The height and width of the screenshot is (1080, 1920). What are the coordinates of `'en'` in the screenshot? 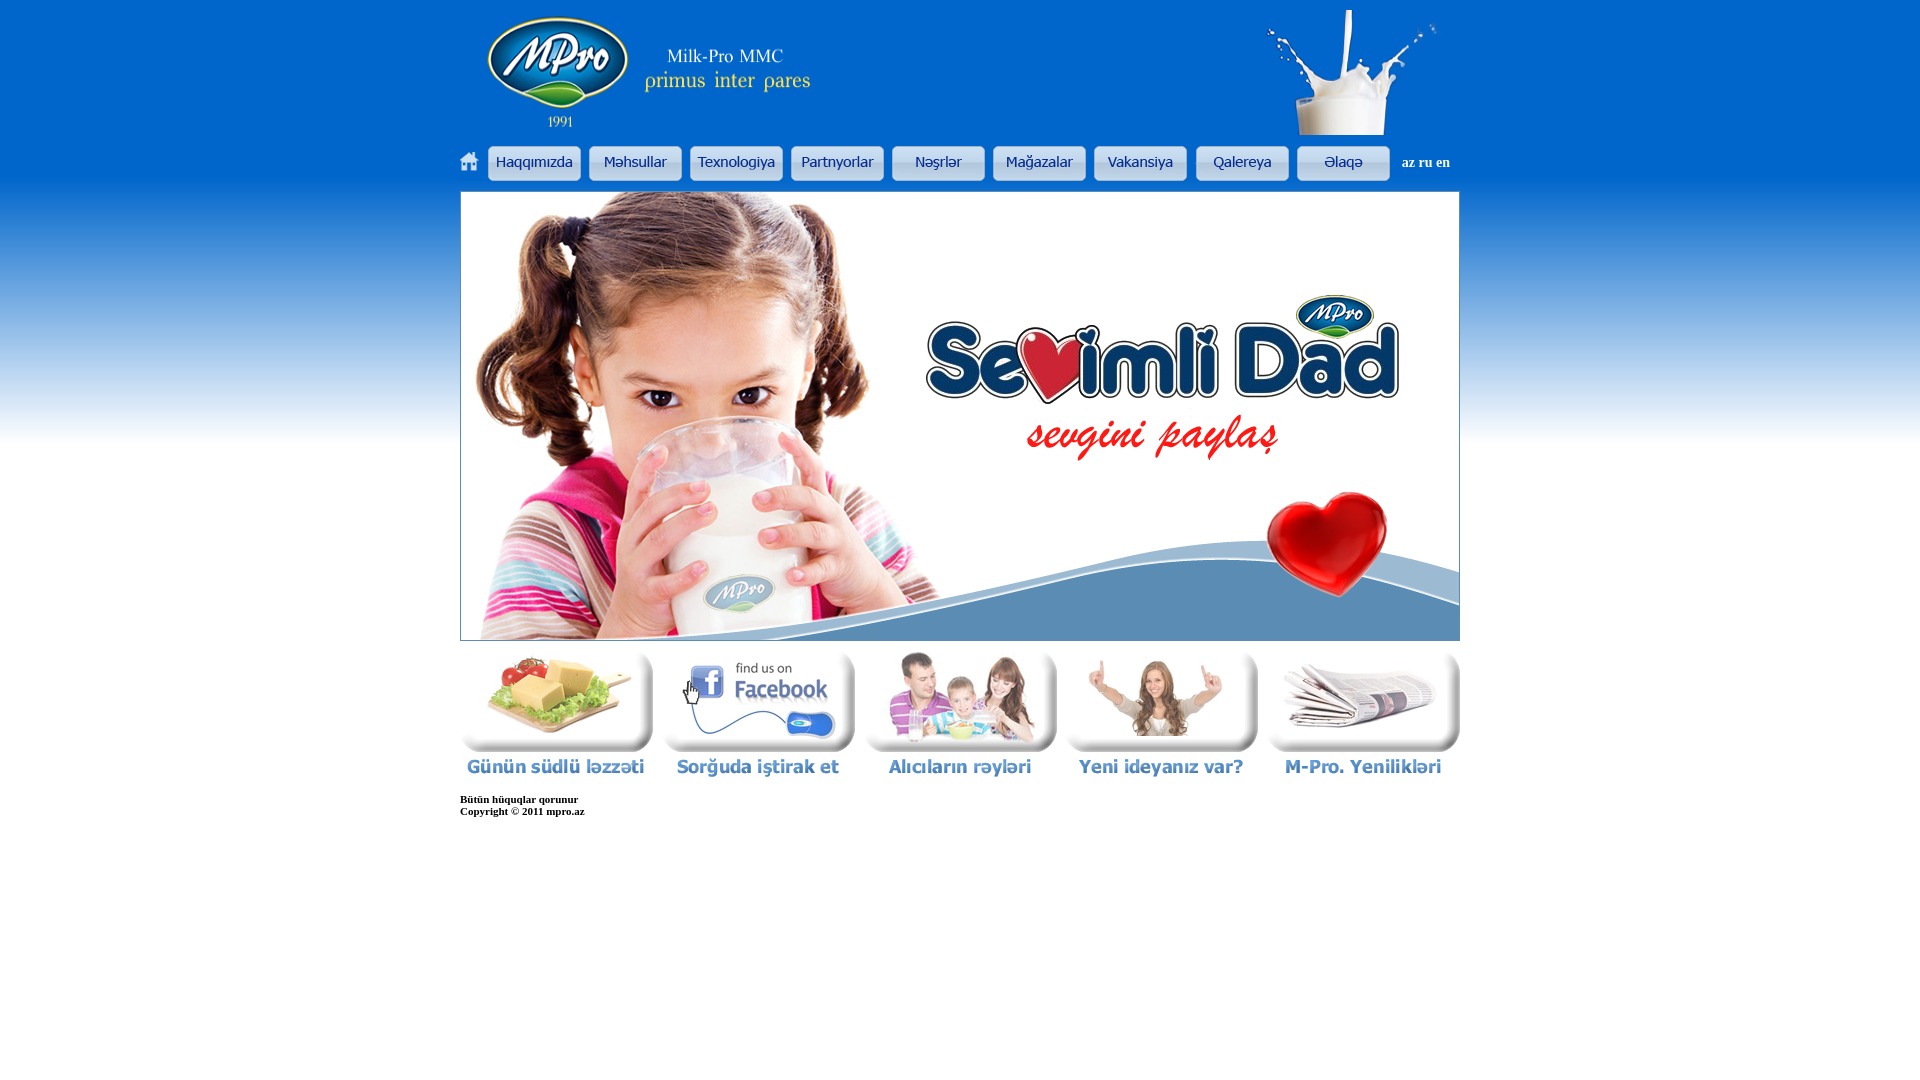 It's located at (1443, 161).